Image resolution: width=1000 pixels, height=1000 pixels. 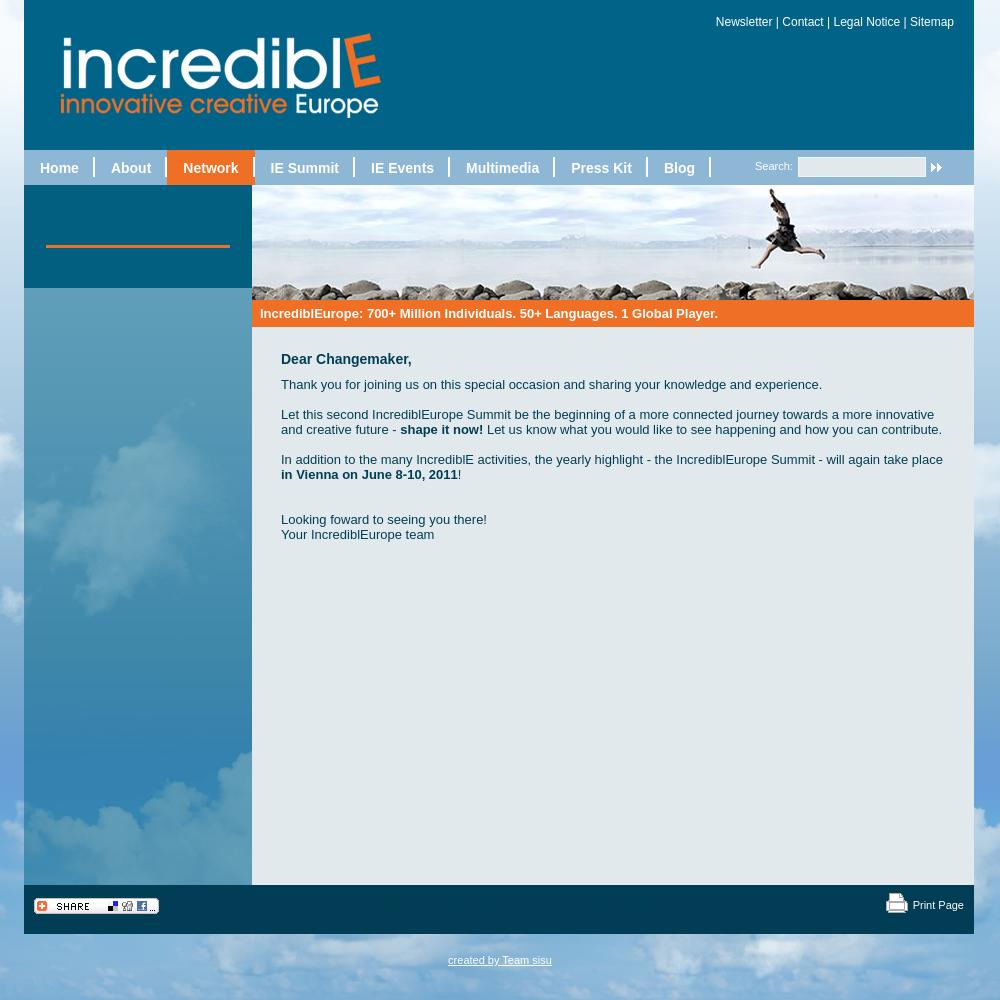 What do you see at coordinates (400, 428) in the screenshot?
I see `'shape it now!'` at bounding box center [400, 428].